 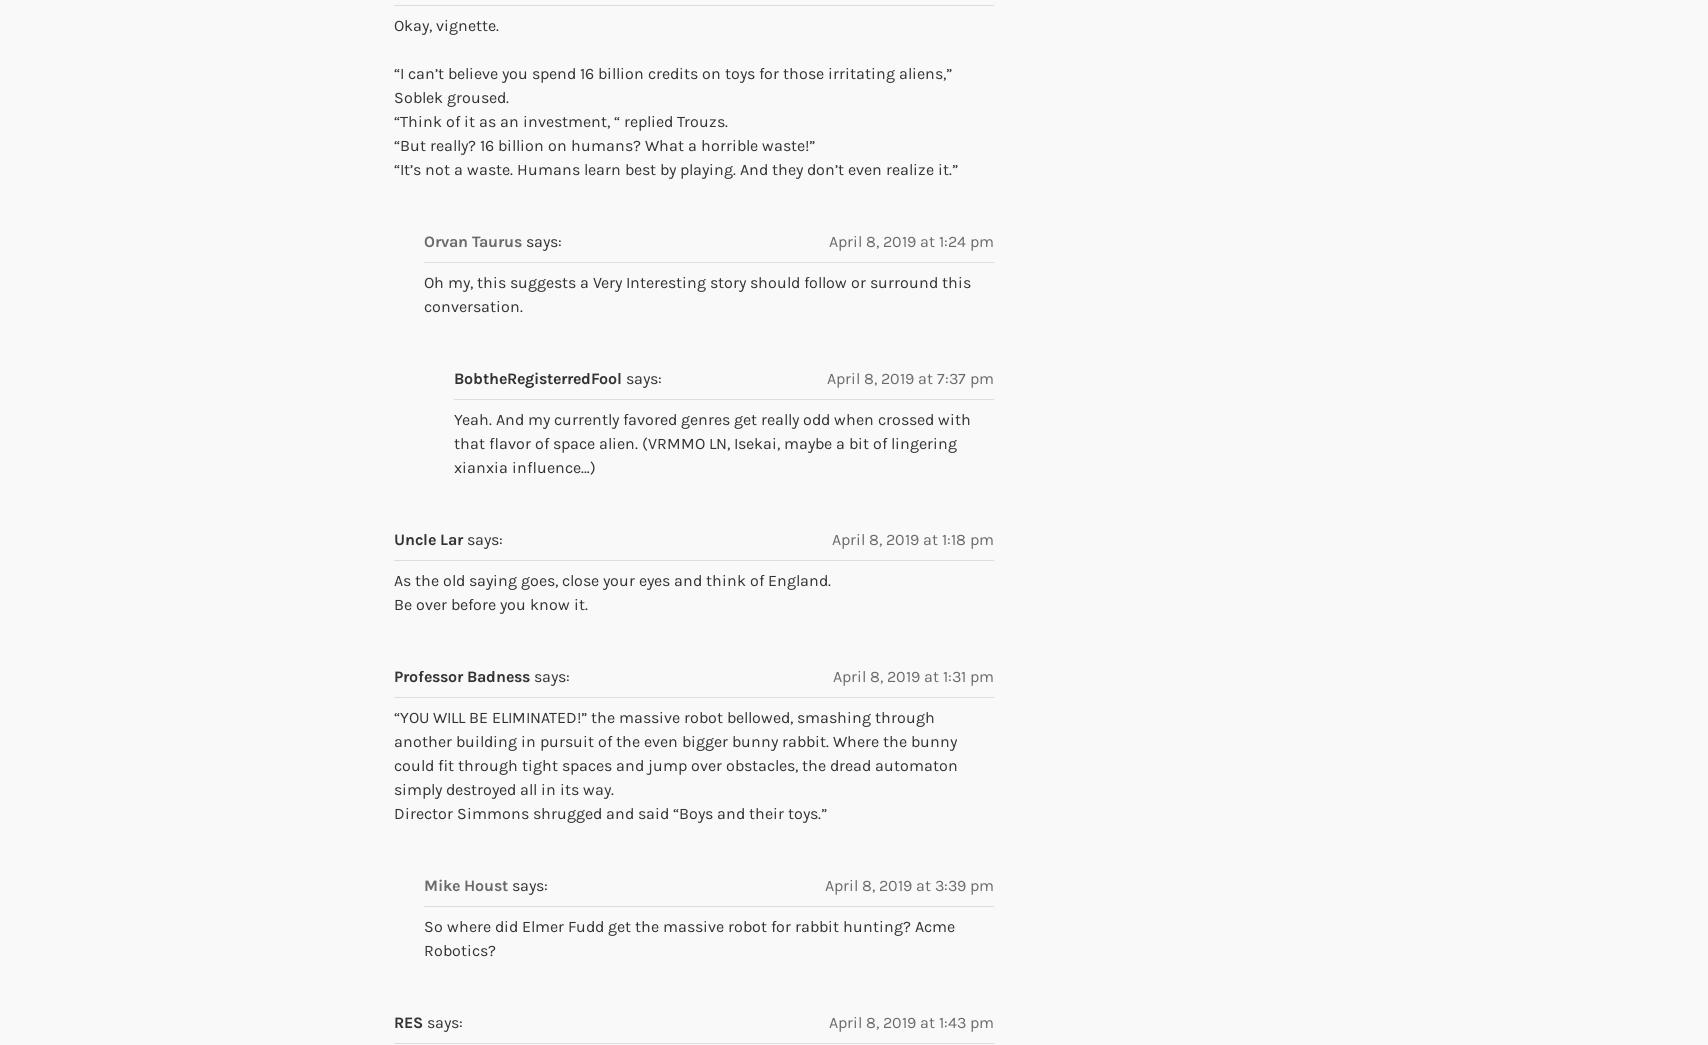 I want to click on 'Director Simmons shrugged and said “Boys and their toys.”', so click(x=610, y=812).